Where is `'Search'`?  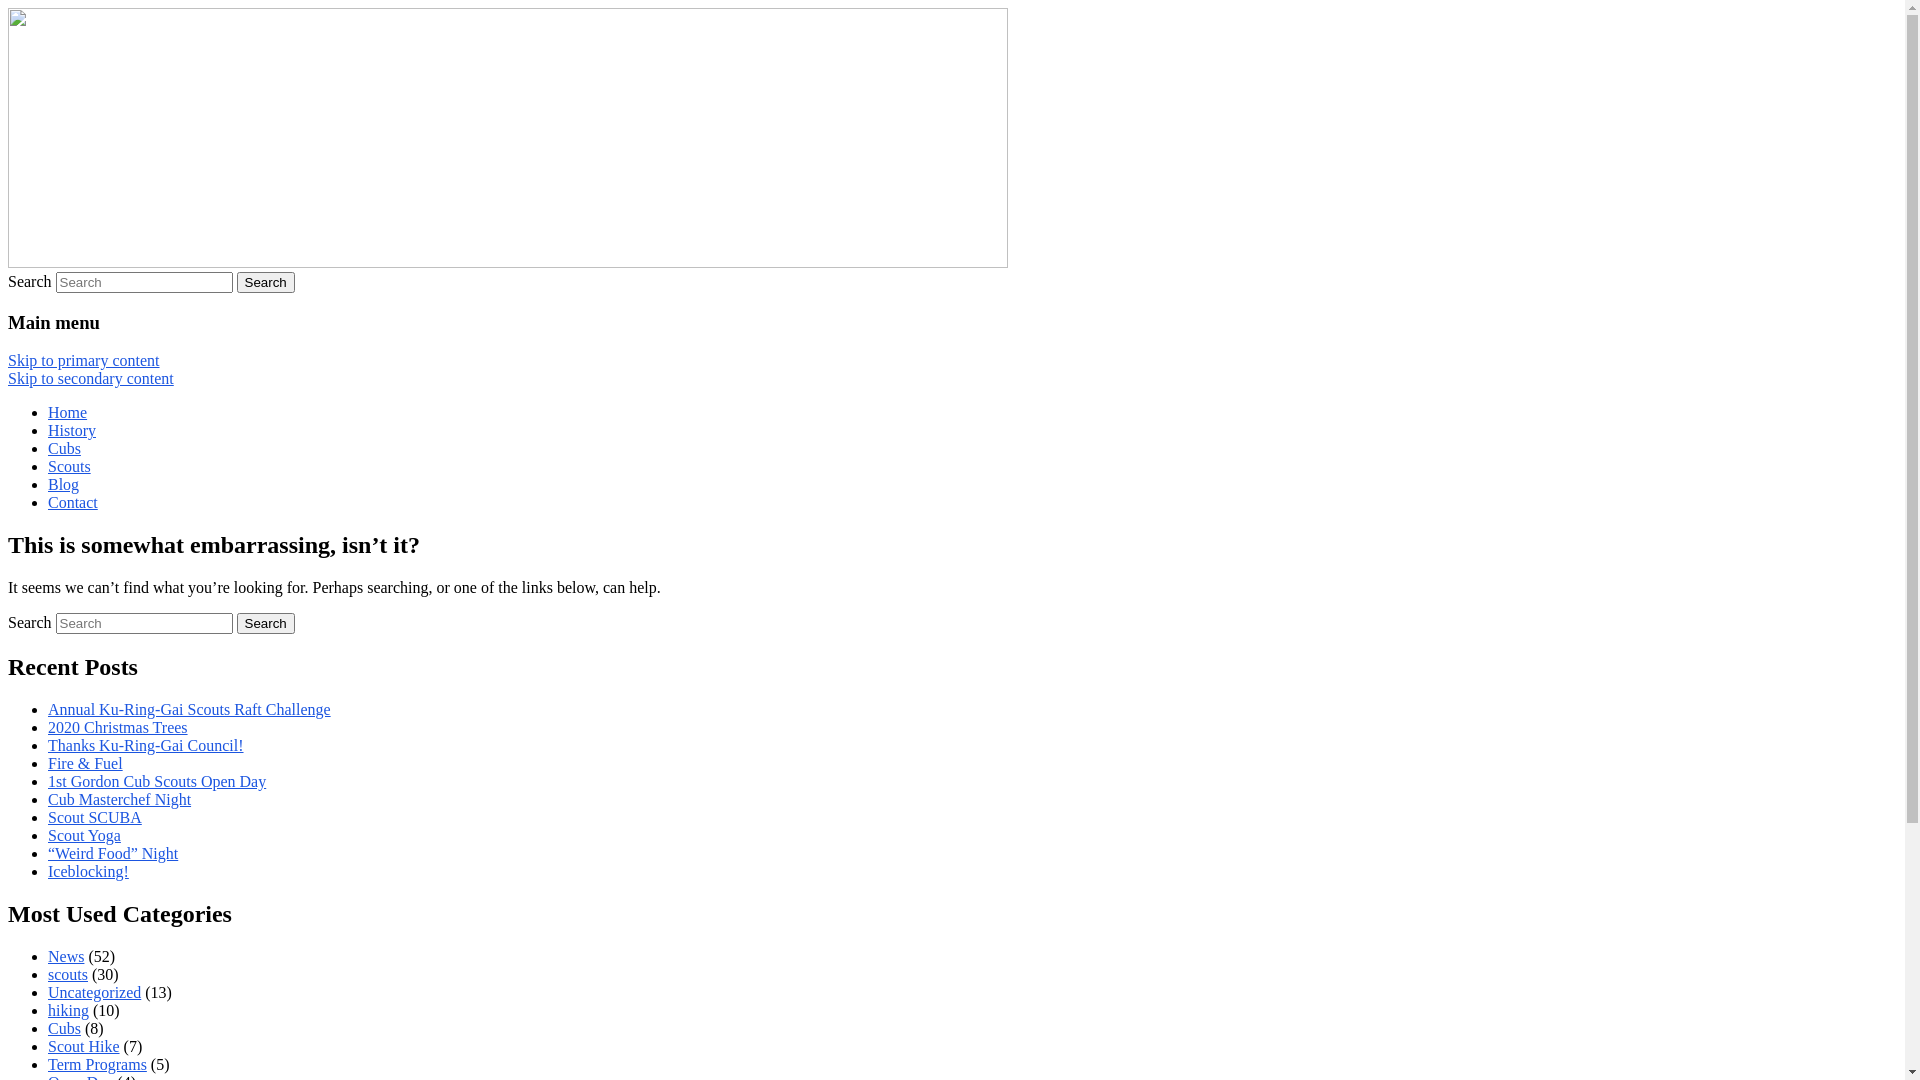 'Search' is located at coordinates (264, 622).